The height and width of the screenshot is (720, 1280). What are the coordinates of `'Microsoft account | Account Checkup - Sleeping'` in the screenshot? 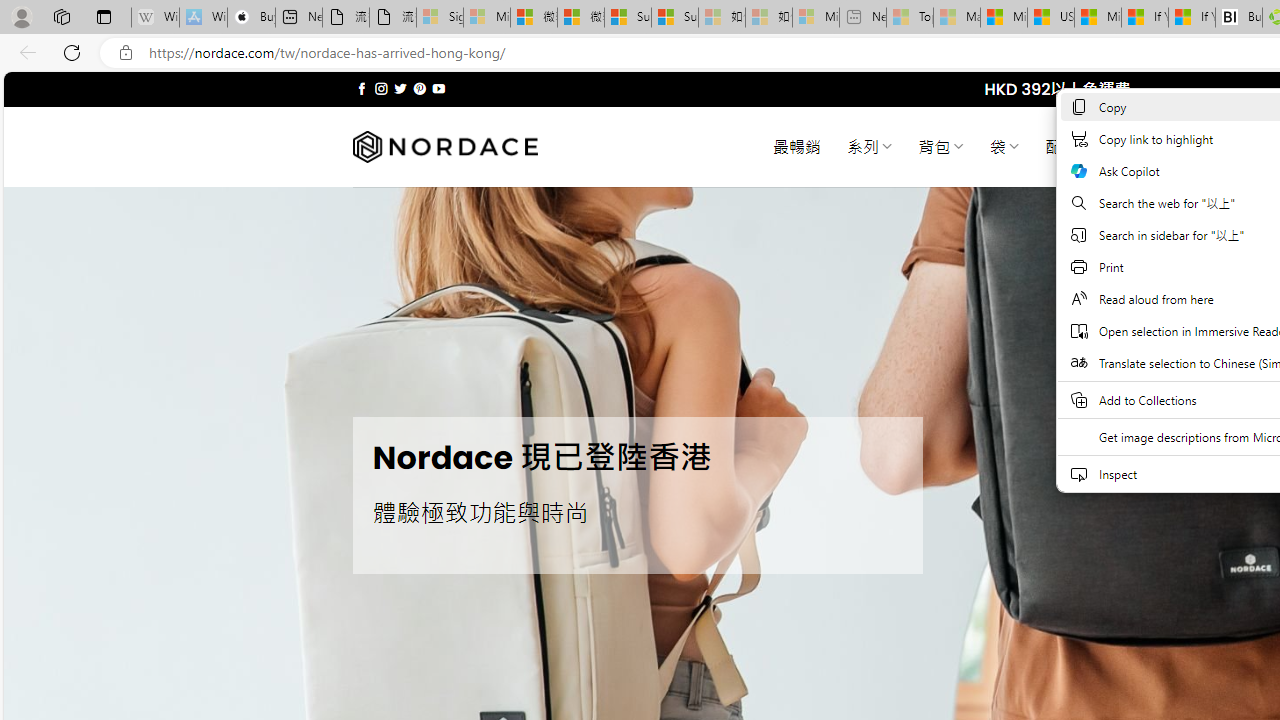 It's located at (815, 17).